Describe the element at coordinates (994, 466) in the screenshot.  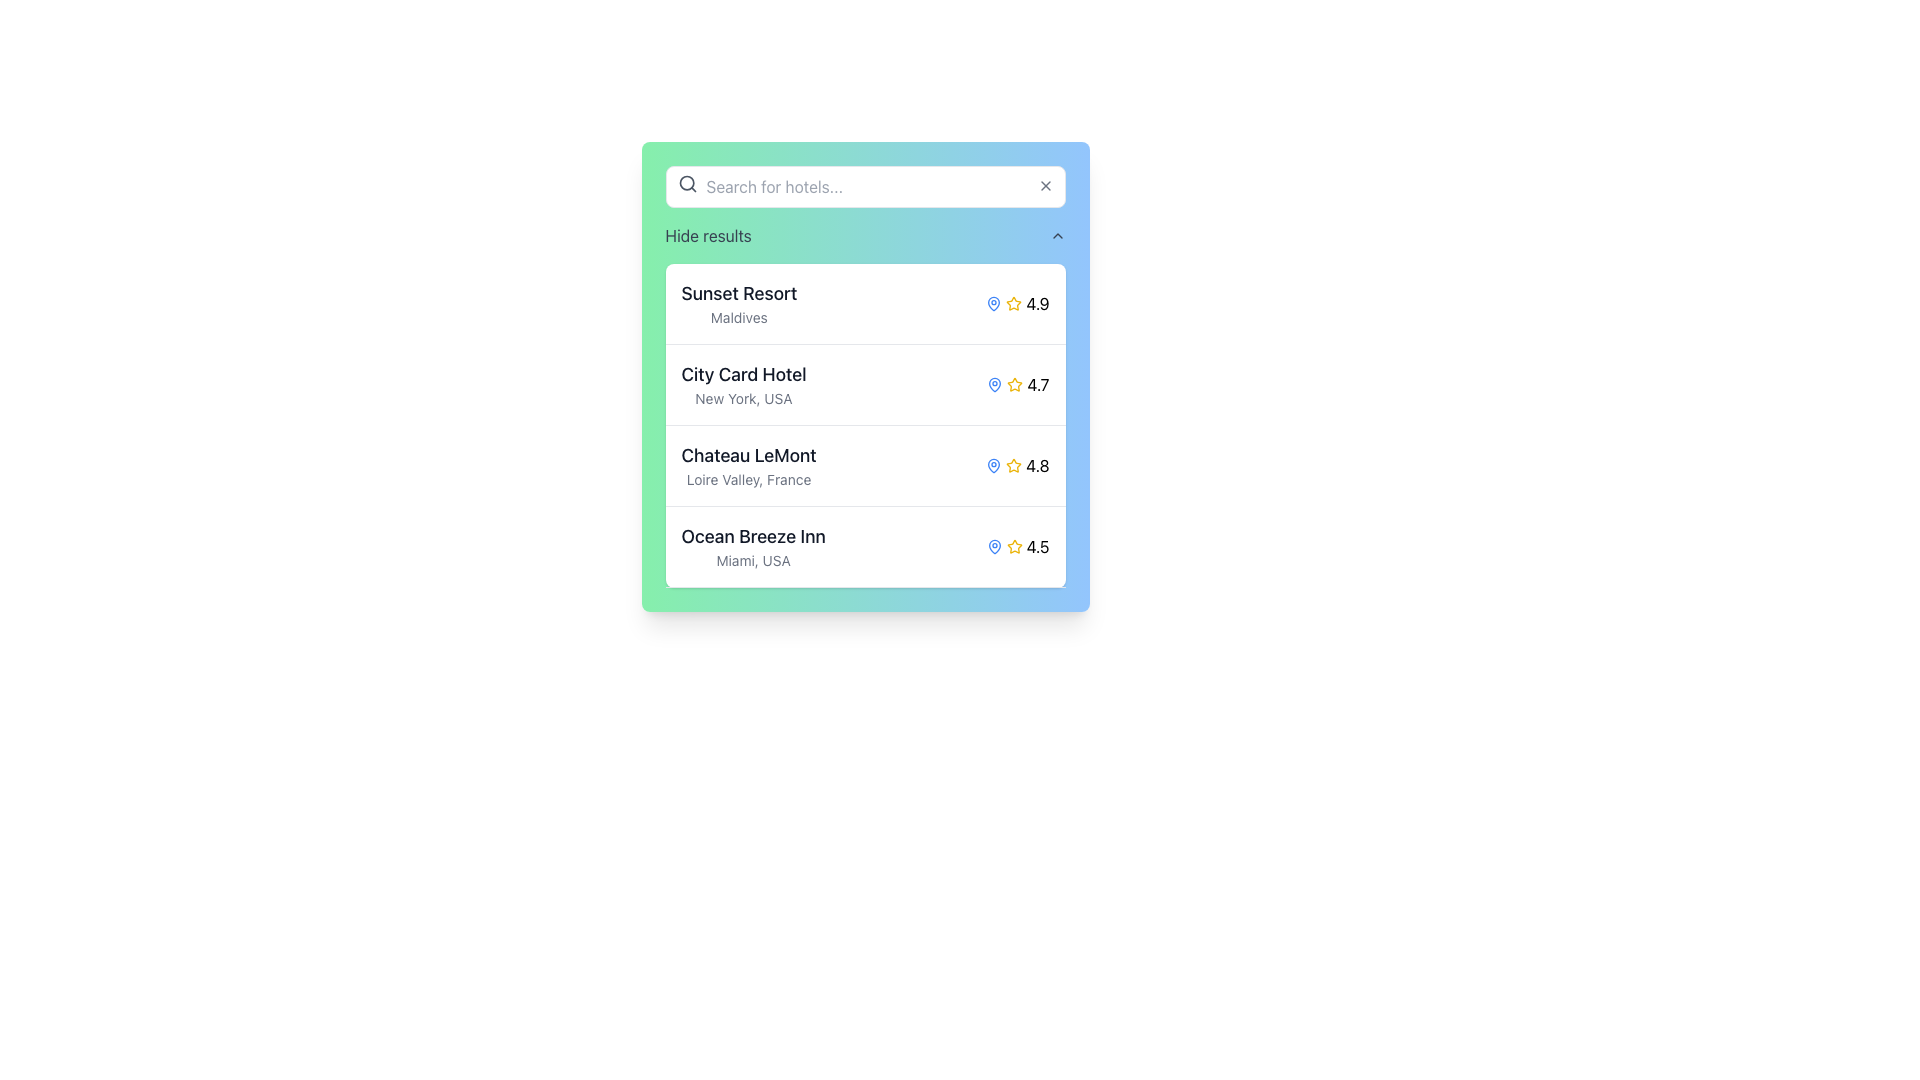
I see `the pin icon representing the location 'Chateau LeMont, Loire Valley, France', which features a blue outline and is positioned to the left of the rating score '4.8'` at that location.